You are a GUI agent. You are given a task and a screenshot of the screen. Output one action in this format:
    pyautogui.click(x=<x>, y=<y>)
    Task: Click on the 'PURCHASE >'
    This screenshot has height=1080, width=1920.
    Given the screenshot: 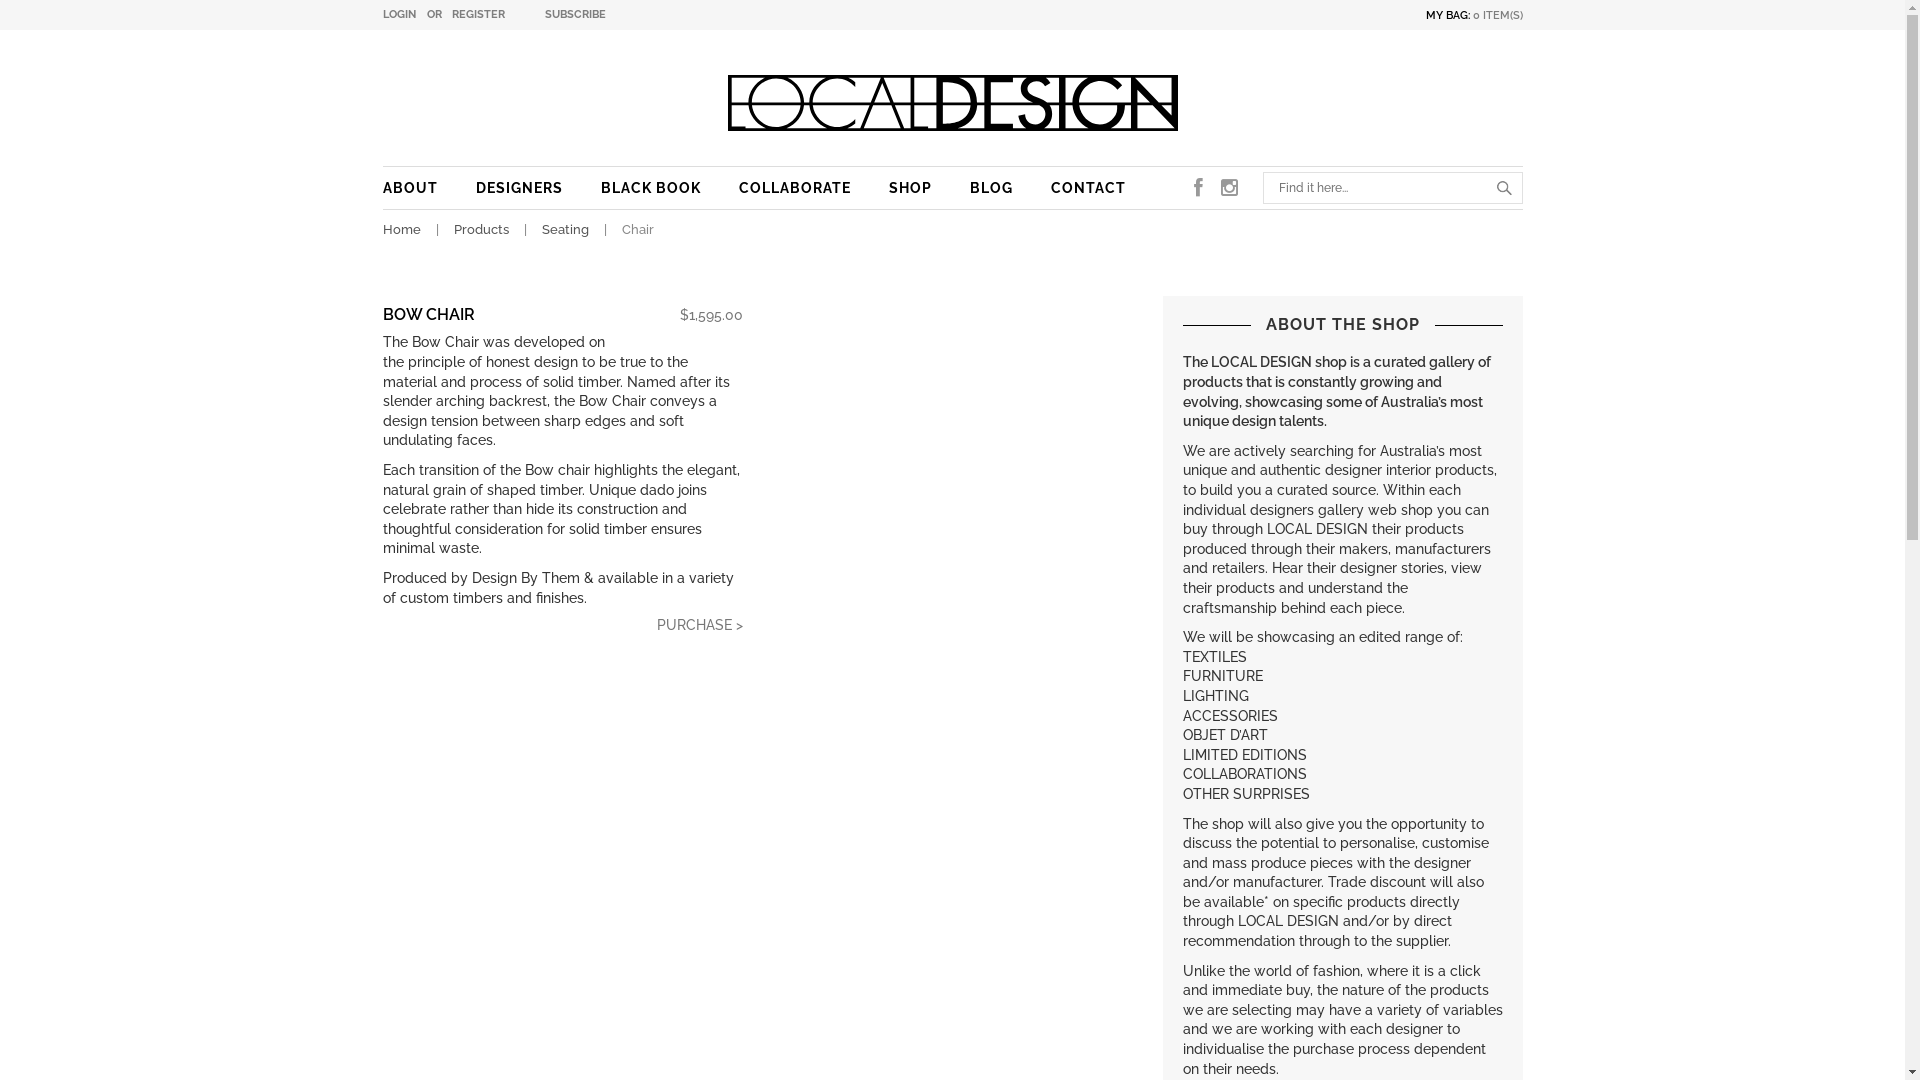 What is the action you would take?
    pyautogui.click(x=683, y=636)
    